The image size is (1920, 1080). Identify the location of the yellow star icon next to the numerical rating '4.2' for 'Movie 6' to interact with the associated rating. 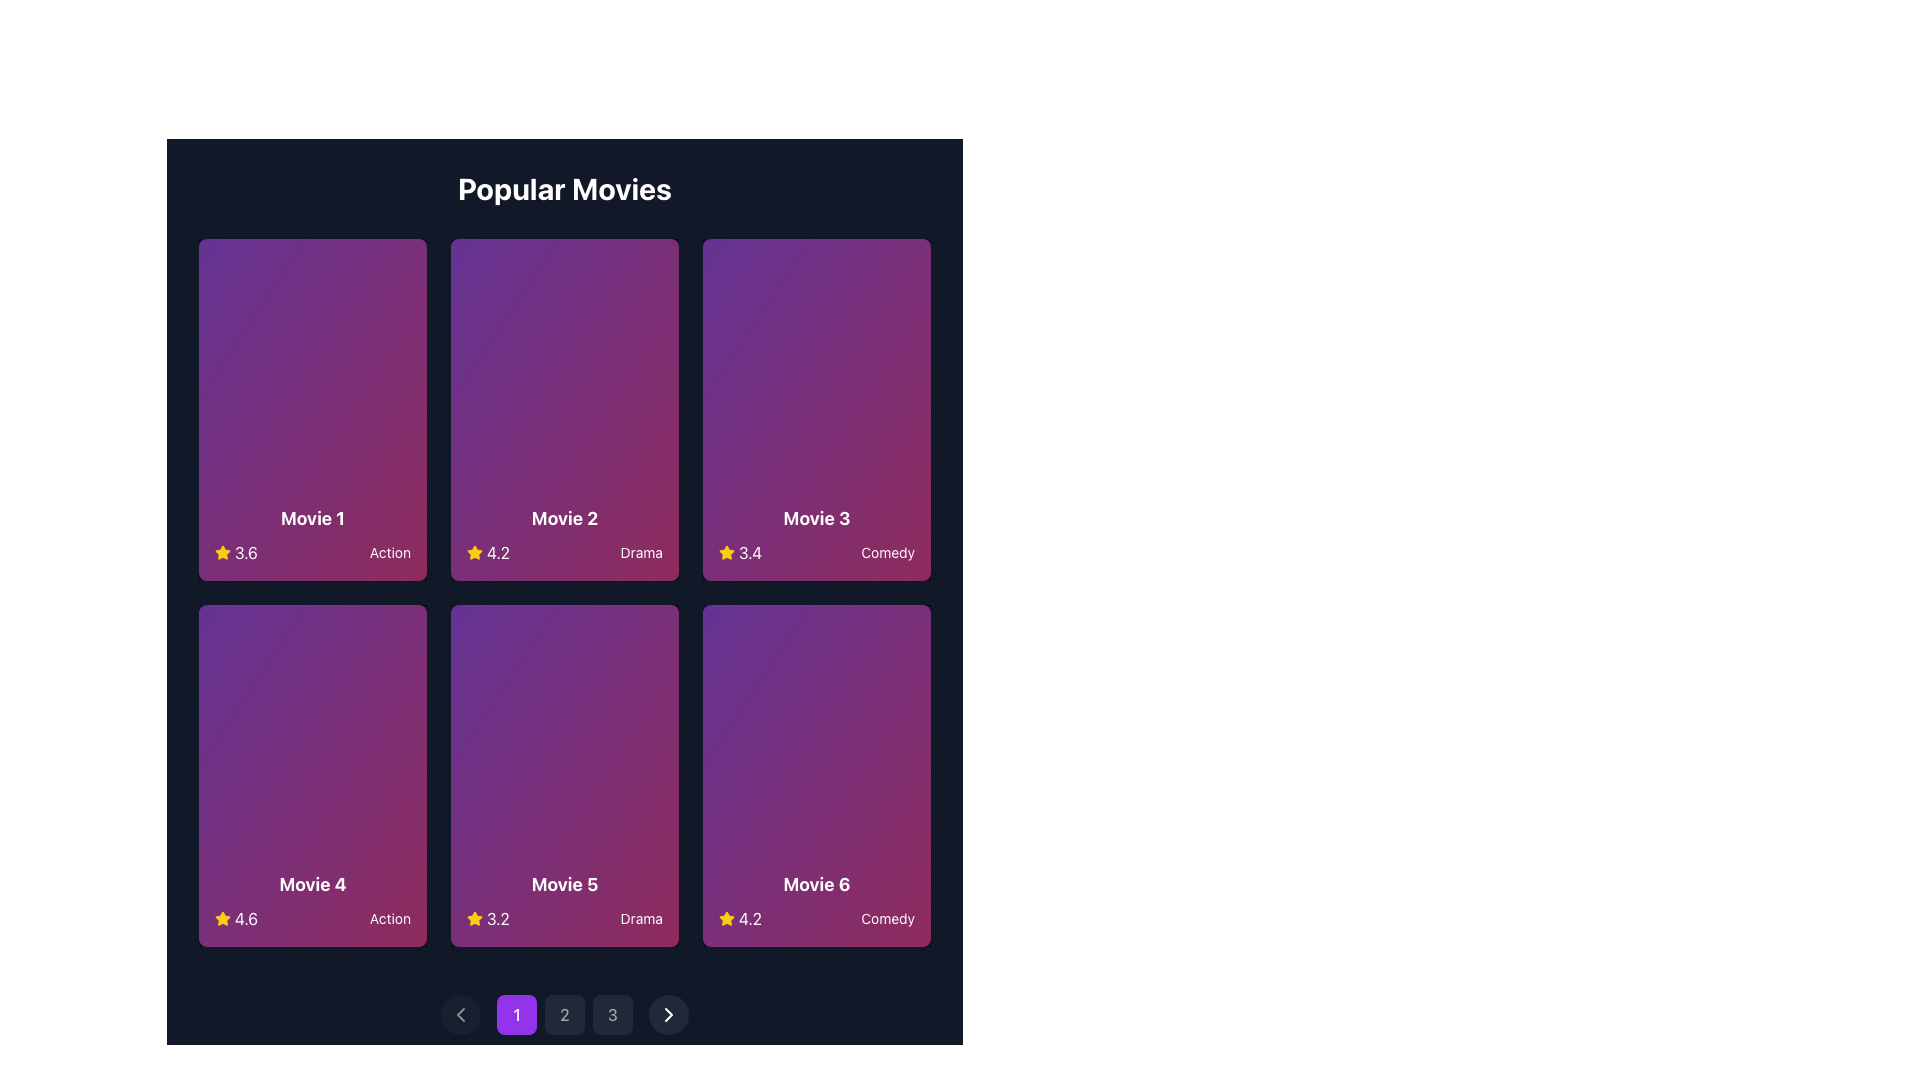
(725, 918).